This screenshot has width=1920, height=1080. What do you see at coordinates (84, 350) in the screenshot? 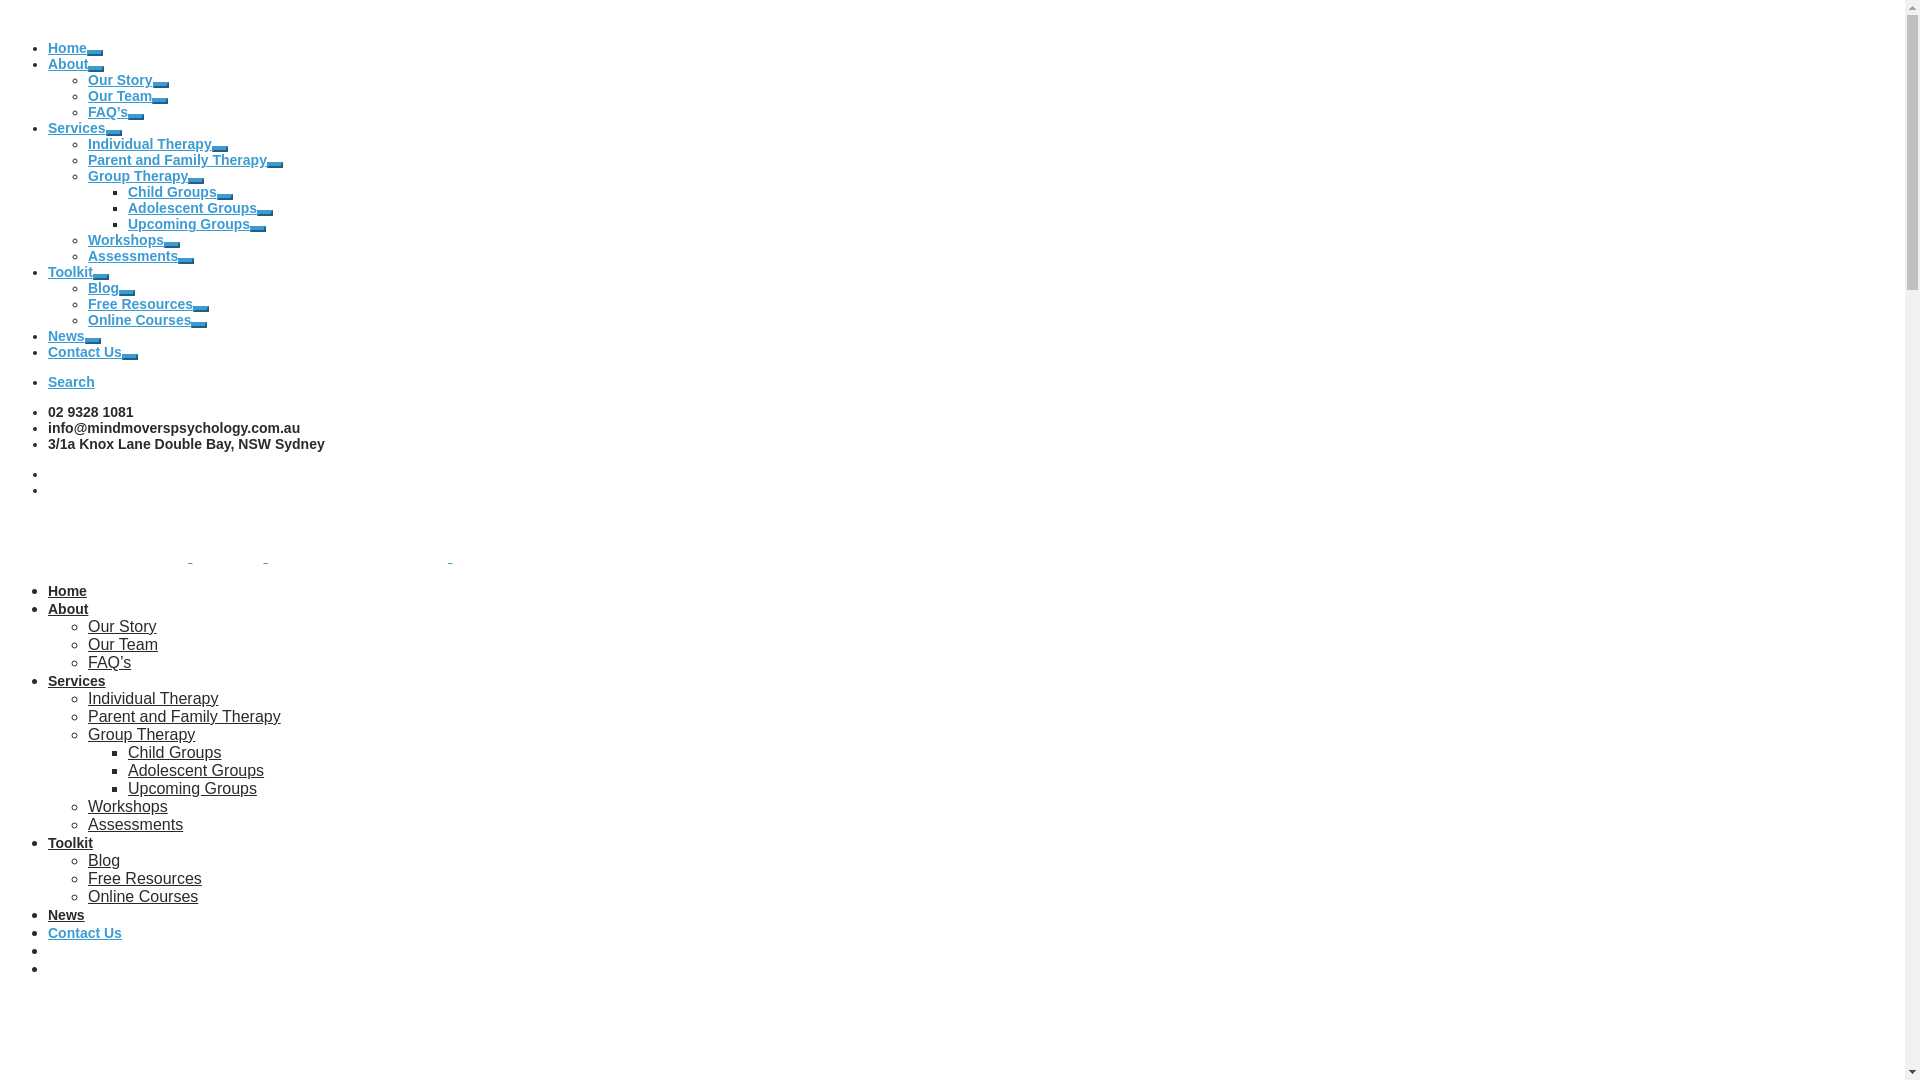
I see `'Contact Us'` at bounding box center [84, 350].